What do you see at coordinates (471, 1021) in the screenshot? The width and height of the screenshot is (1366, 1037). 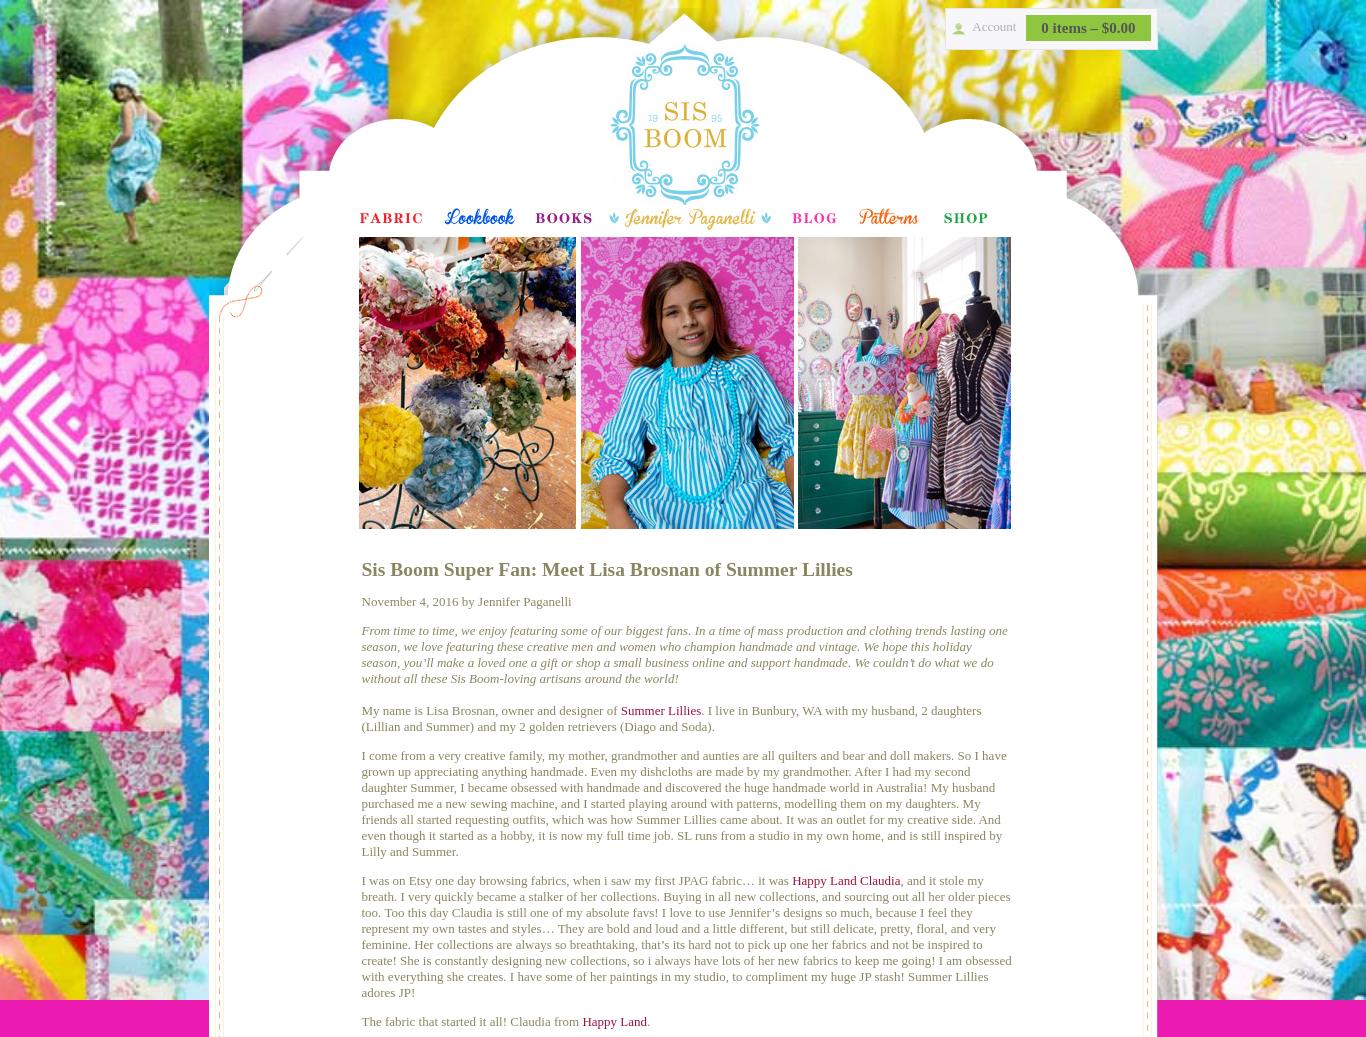 I see `'The fabric that started it all! Claudia from'` at bounding box center [471, 1021].